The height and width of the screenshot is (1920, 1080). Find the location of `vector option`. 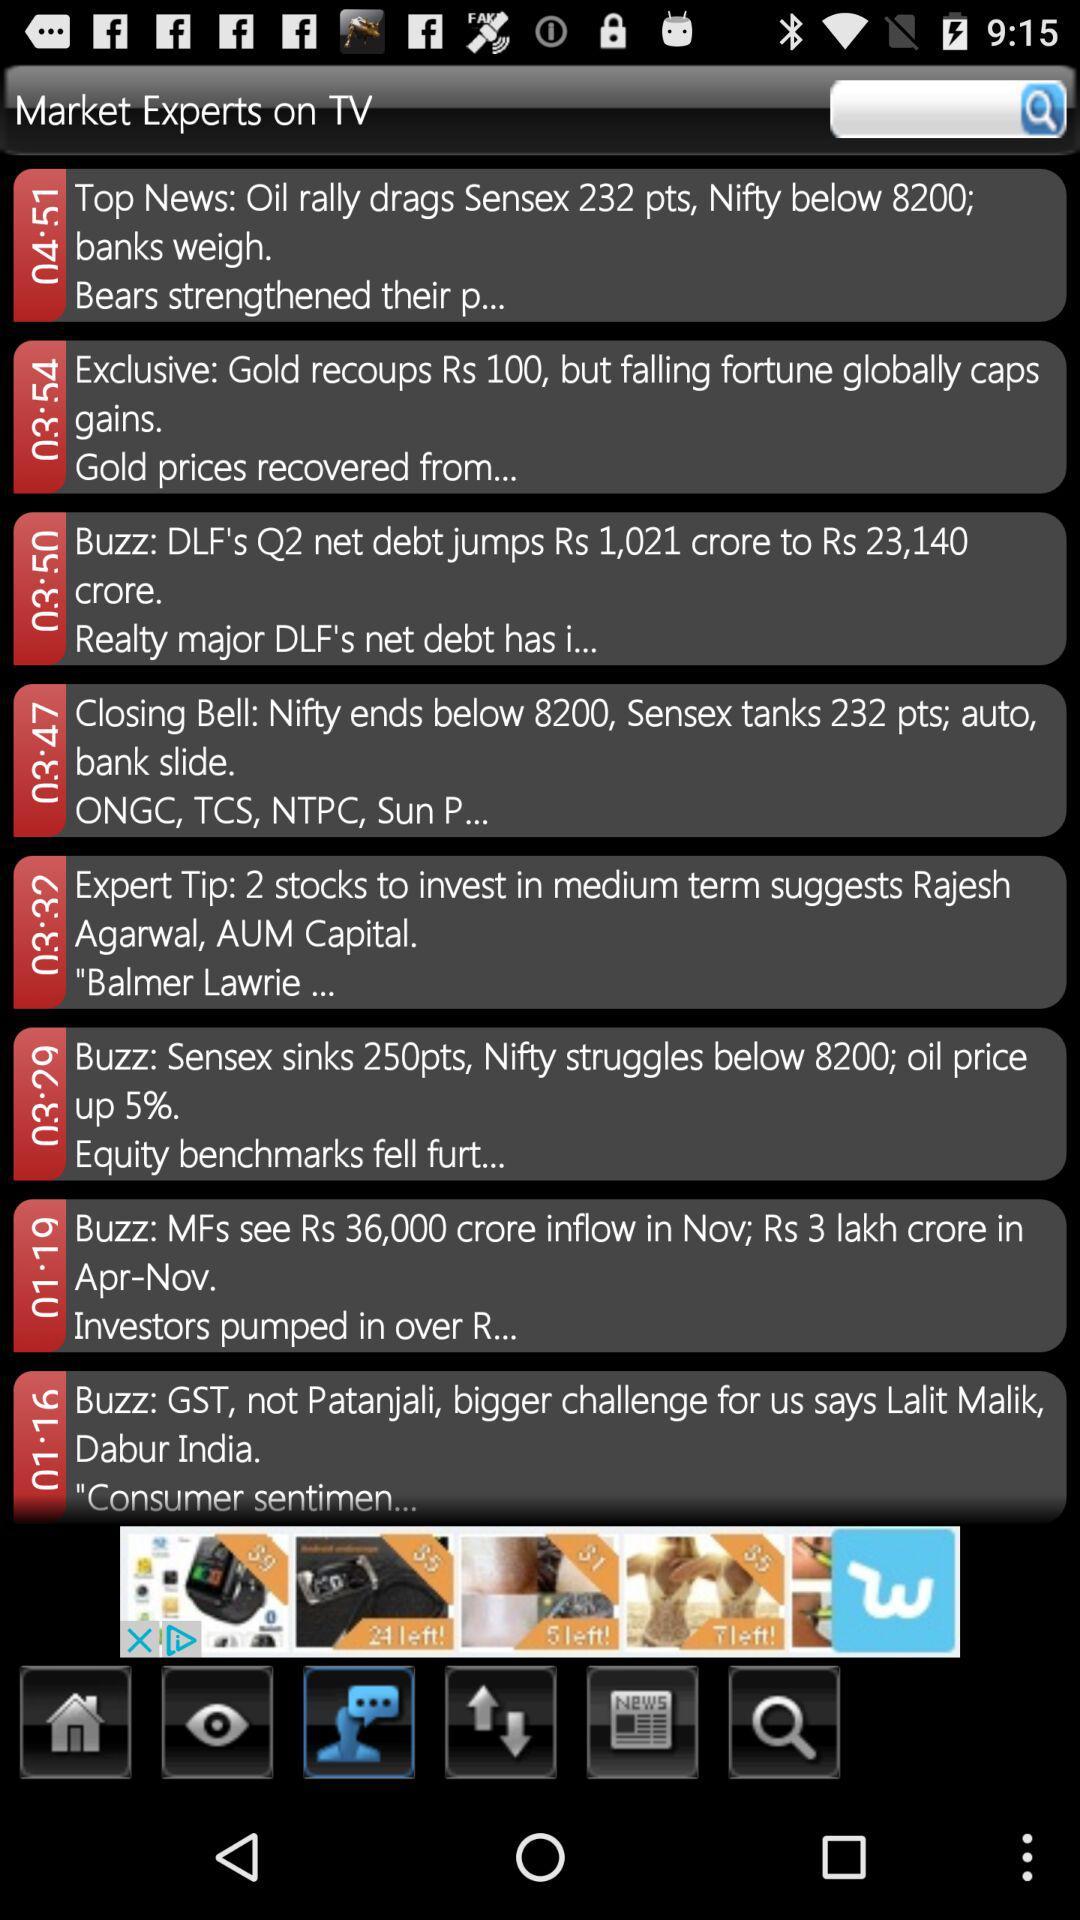

vector option is located at coordinates (217, 1727).